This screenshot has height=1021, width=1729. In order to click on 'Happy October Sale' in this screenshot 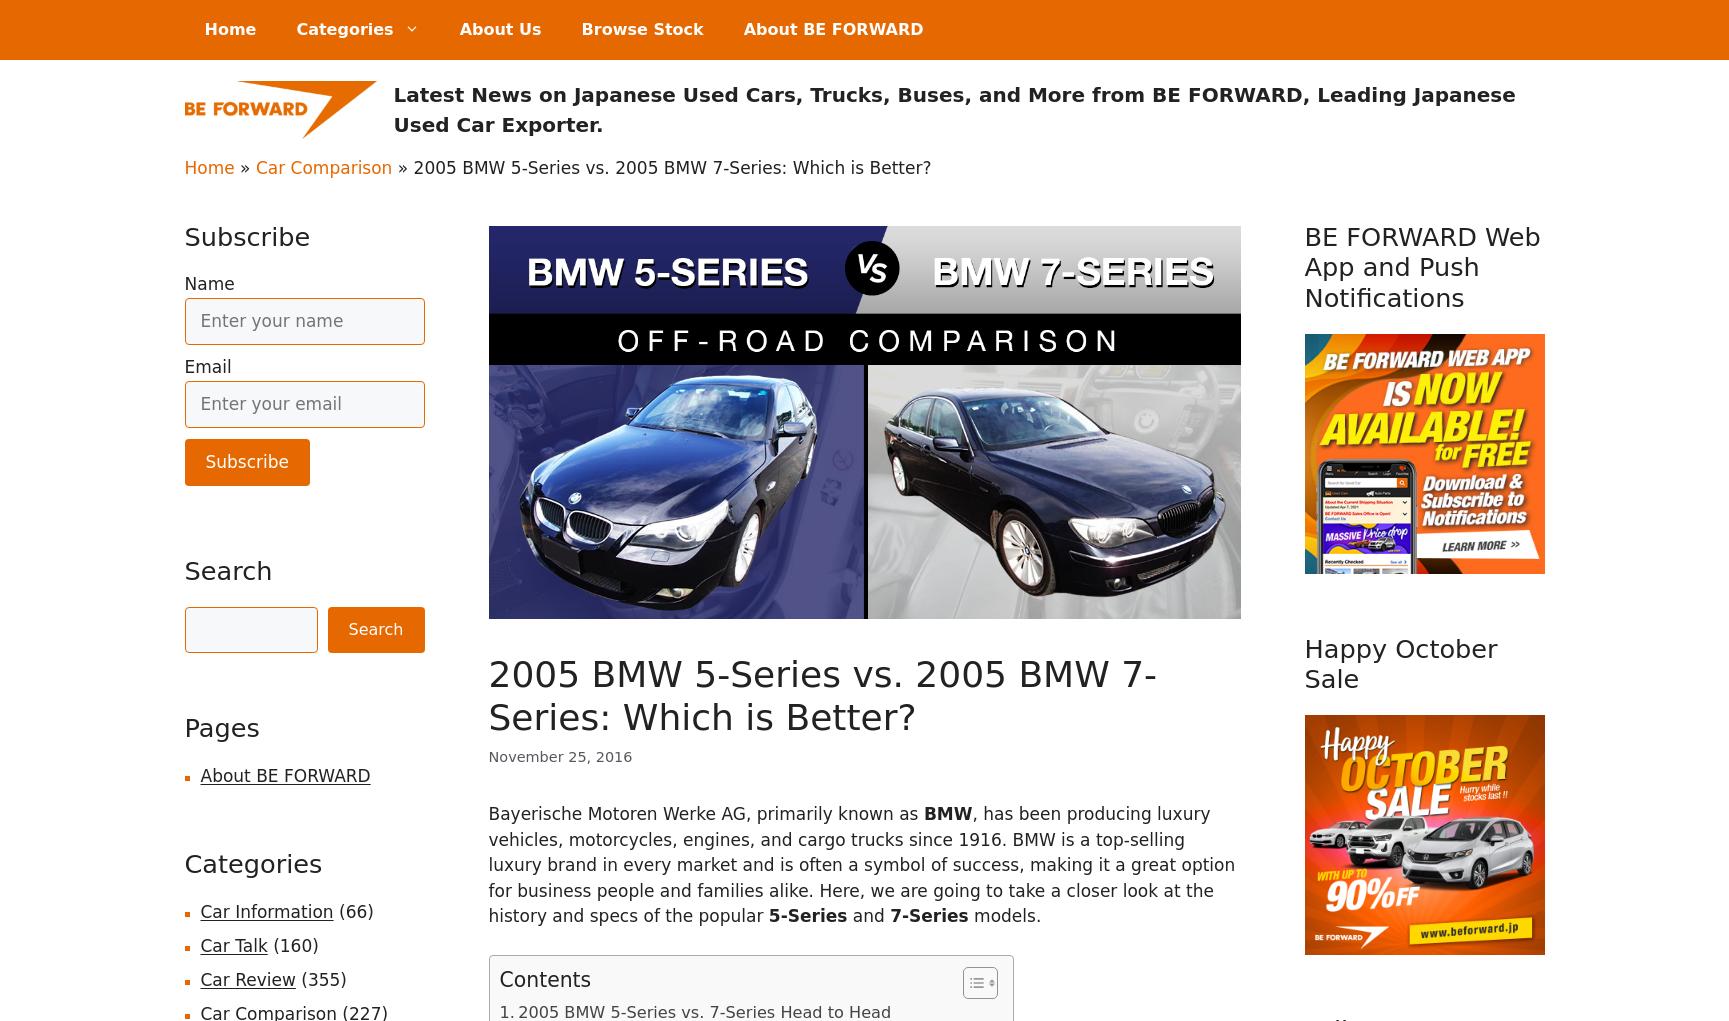, I will do `click(1399, 662)`.